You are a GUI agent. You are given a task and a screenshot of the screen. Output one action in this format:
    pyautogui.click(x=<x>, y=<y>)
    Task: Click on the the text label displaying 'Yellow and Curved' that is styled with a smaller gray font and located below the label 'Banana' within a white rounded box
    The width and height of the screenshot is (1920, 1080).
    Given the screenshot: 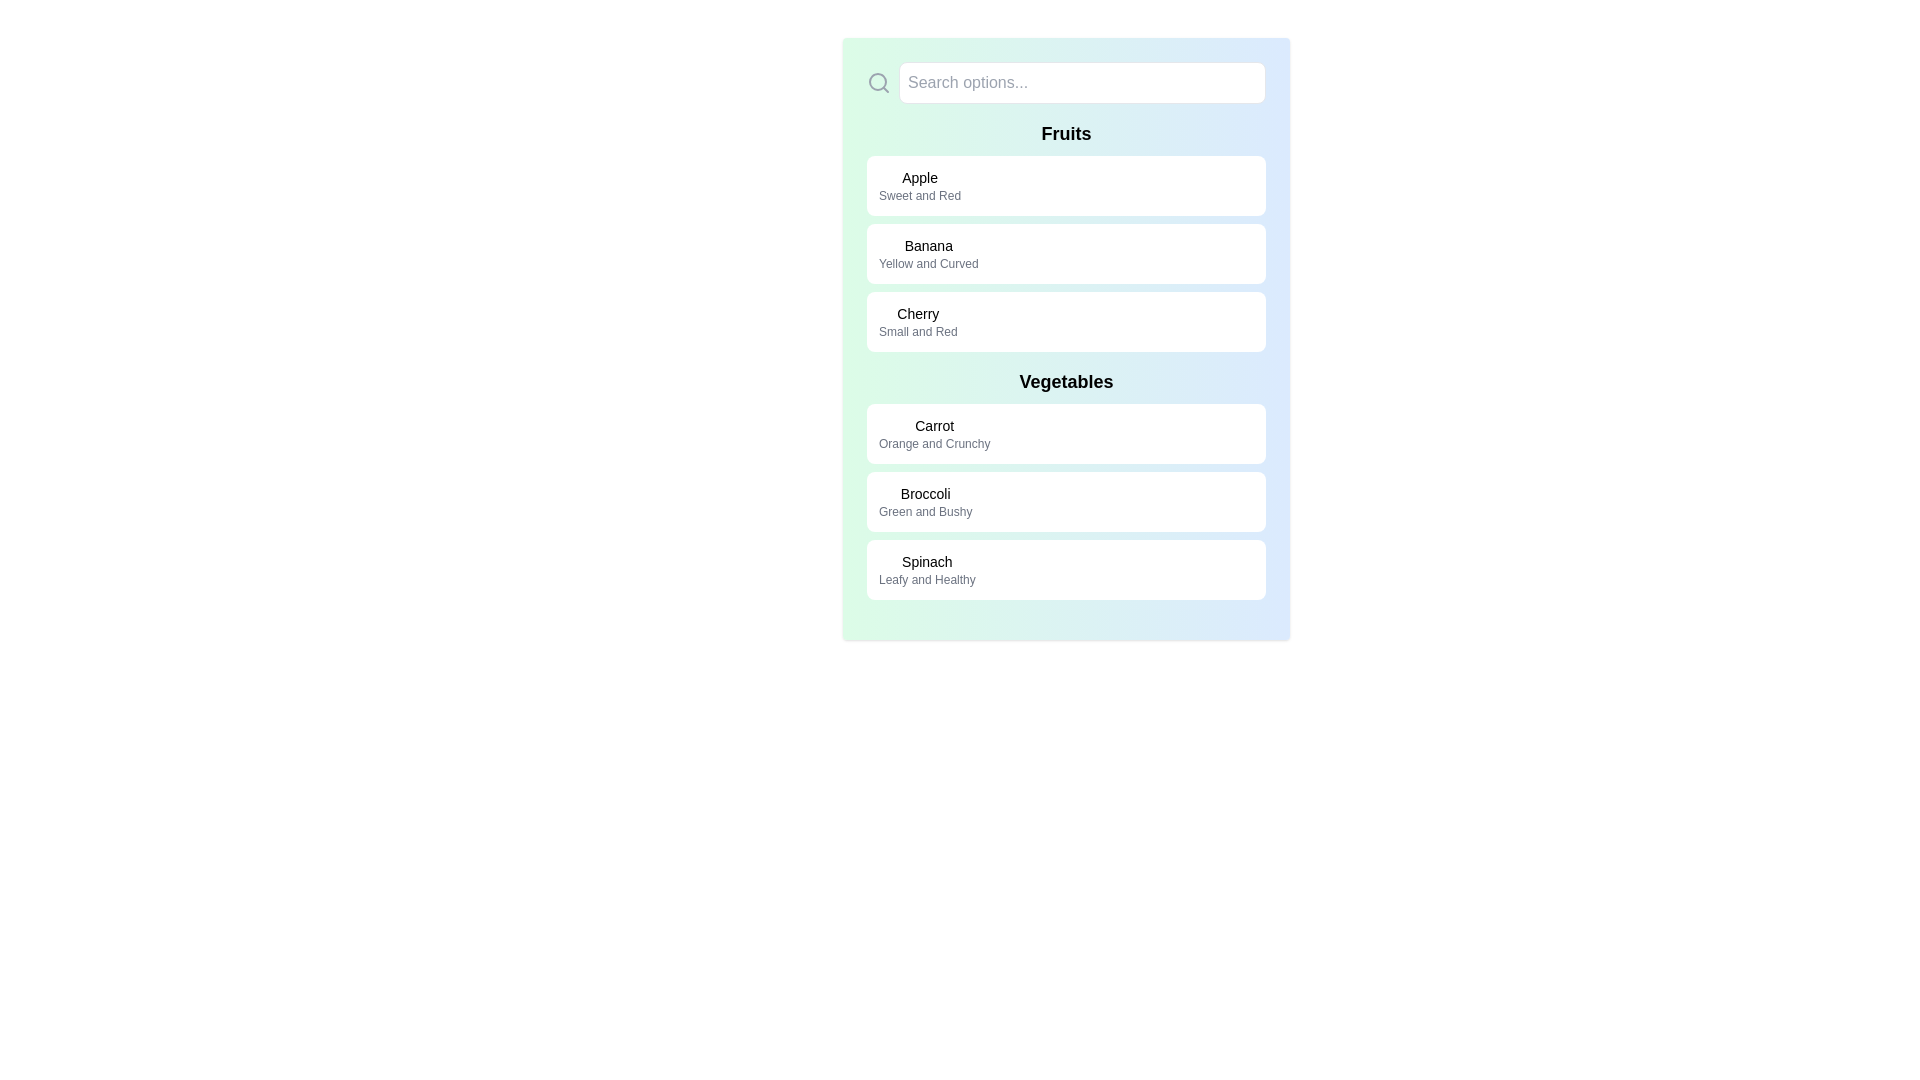 What is the action you would take?
    pyautogui.click(x=927, y=262)
    